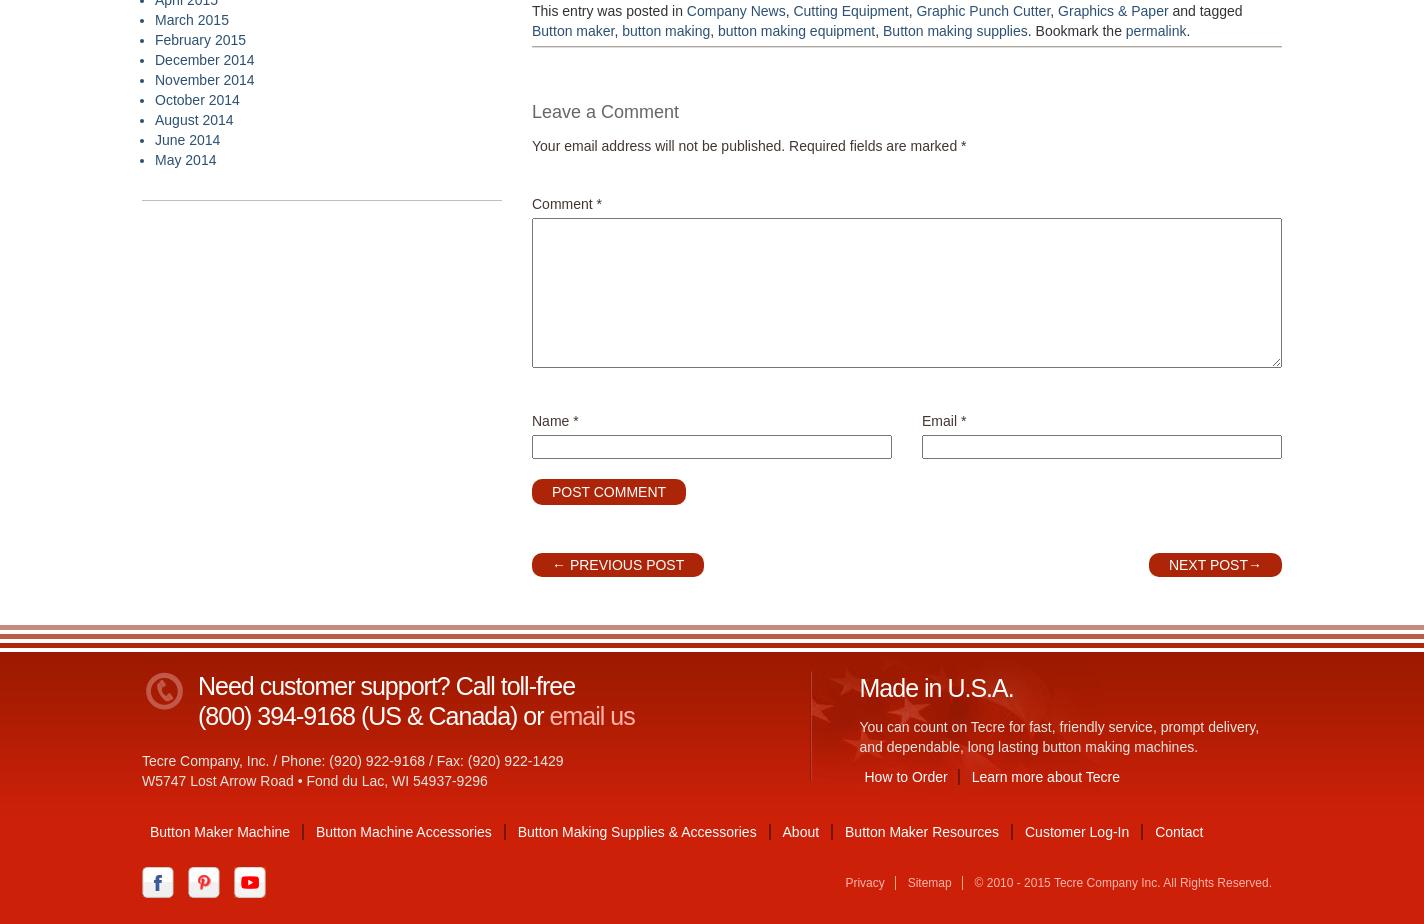 This screenshot has width=1424, height=924. What do you see at coordinates (928, 881) in the screenshot?
I see `'Sitemap'` at bounding box center [928, 881].